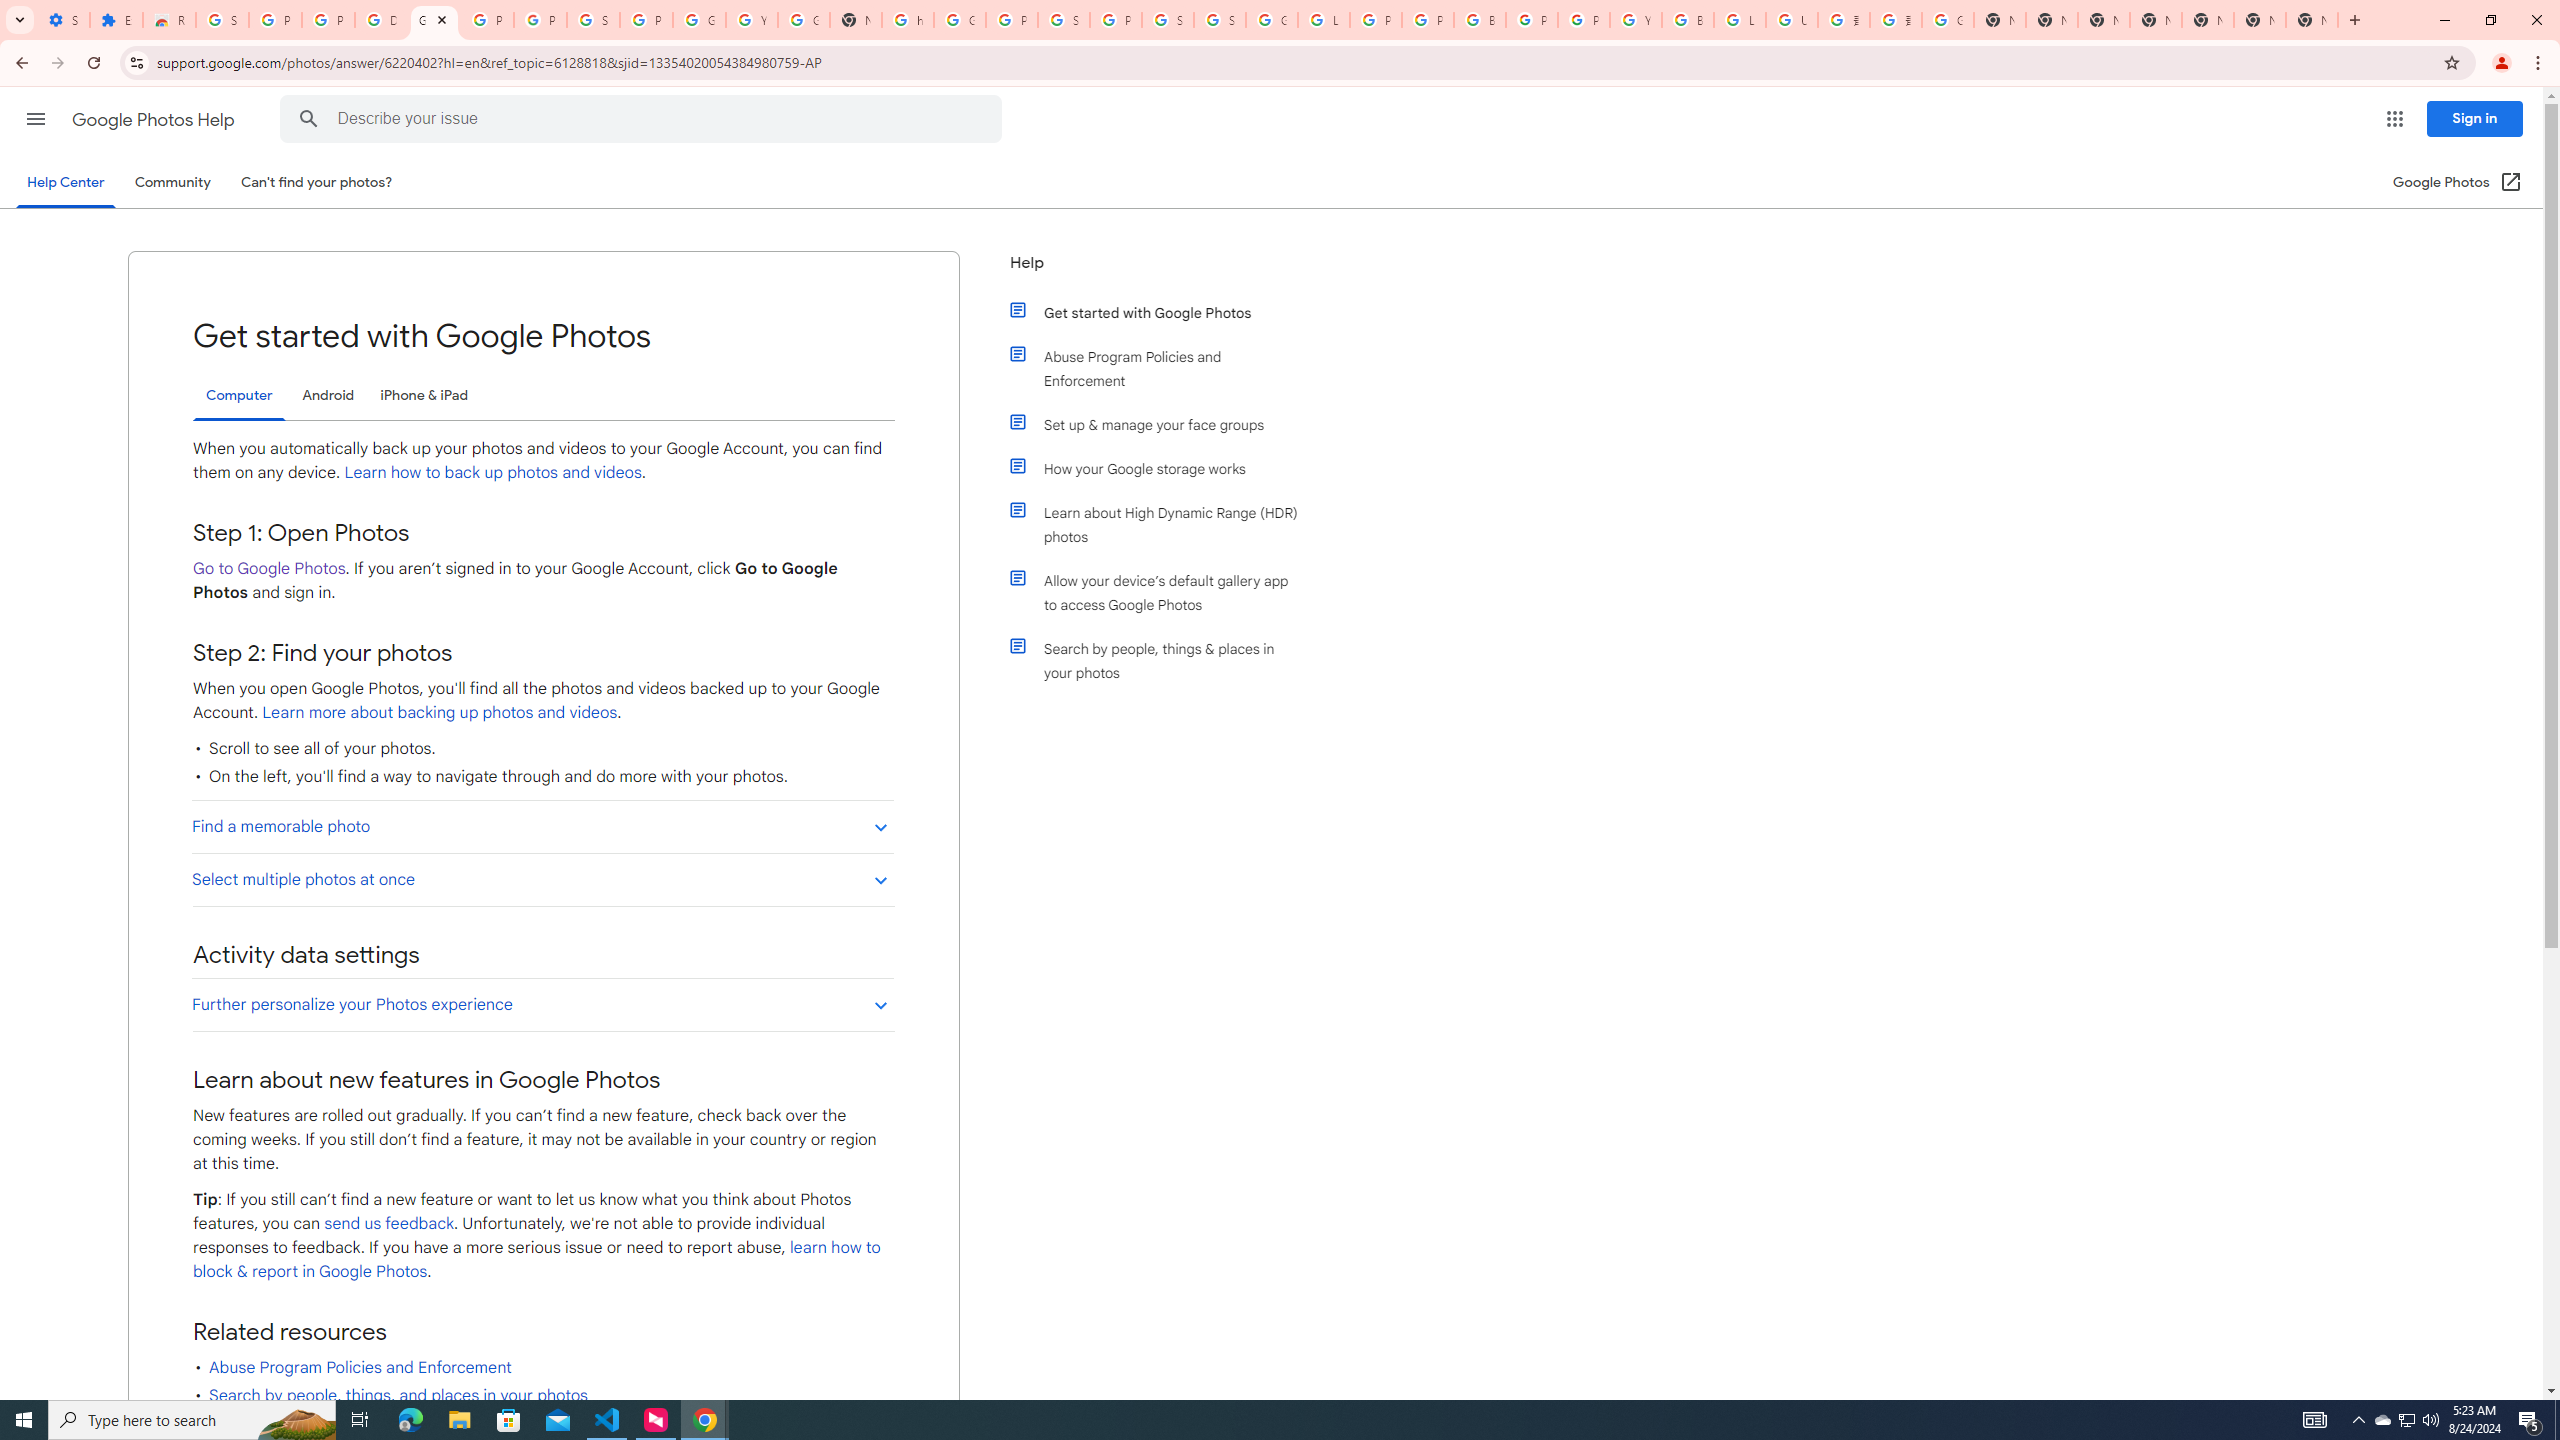 The height and width of the screenshot is (1440, 2560). I want to click on 'Abuse Program Policies and Enforcement', so click(1162, 368).